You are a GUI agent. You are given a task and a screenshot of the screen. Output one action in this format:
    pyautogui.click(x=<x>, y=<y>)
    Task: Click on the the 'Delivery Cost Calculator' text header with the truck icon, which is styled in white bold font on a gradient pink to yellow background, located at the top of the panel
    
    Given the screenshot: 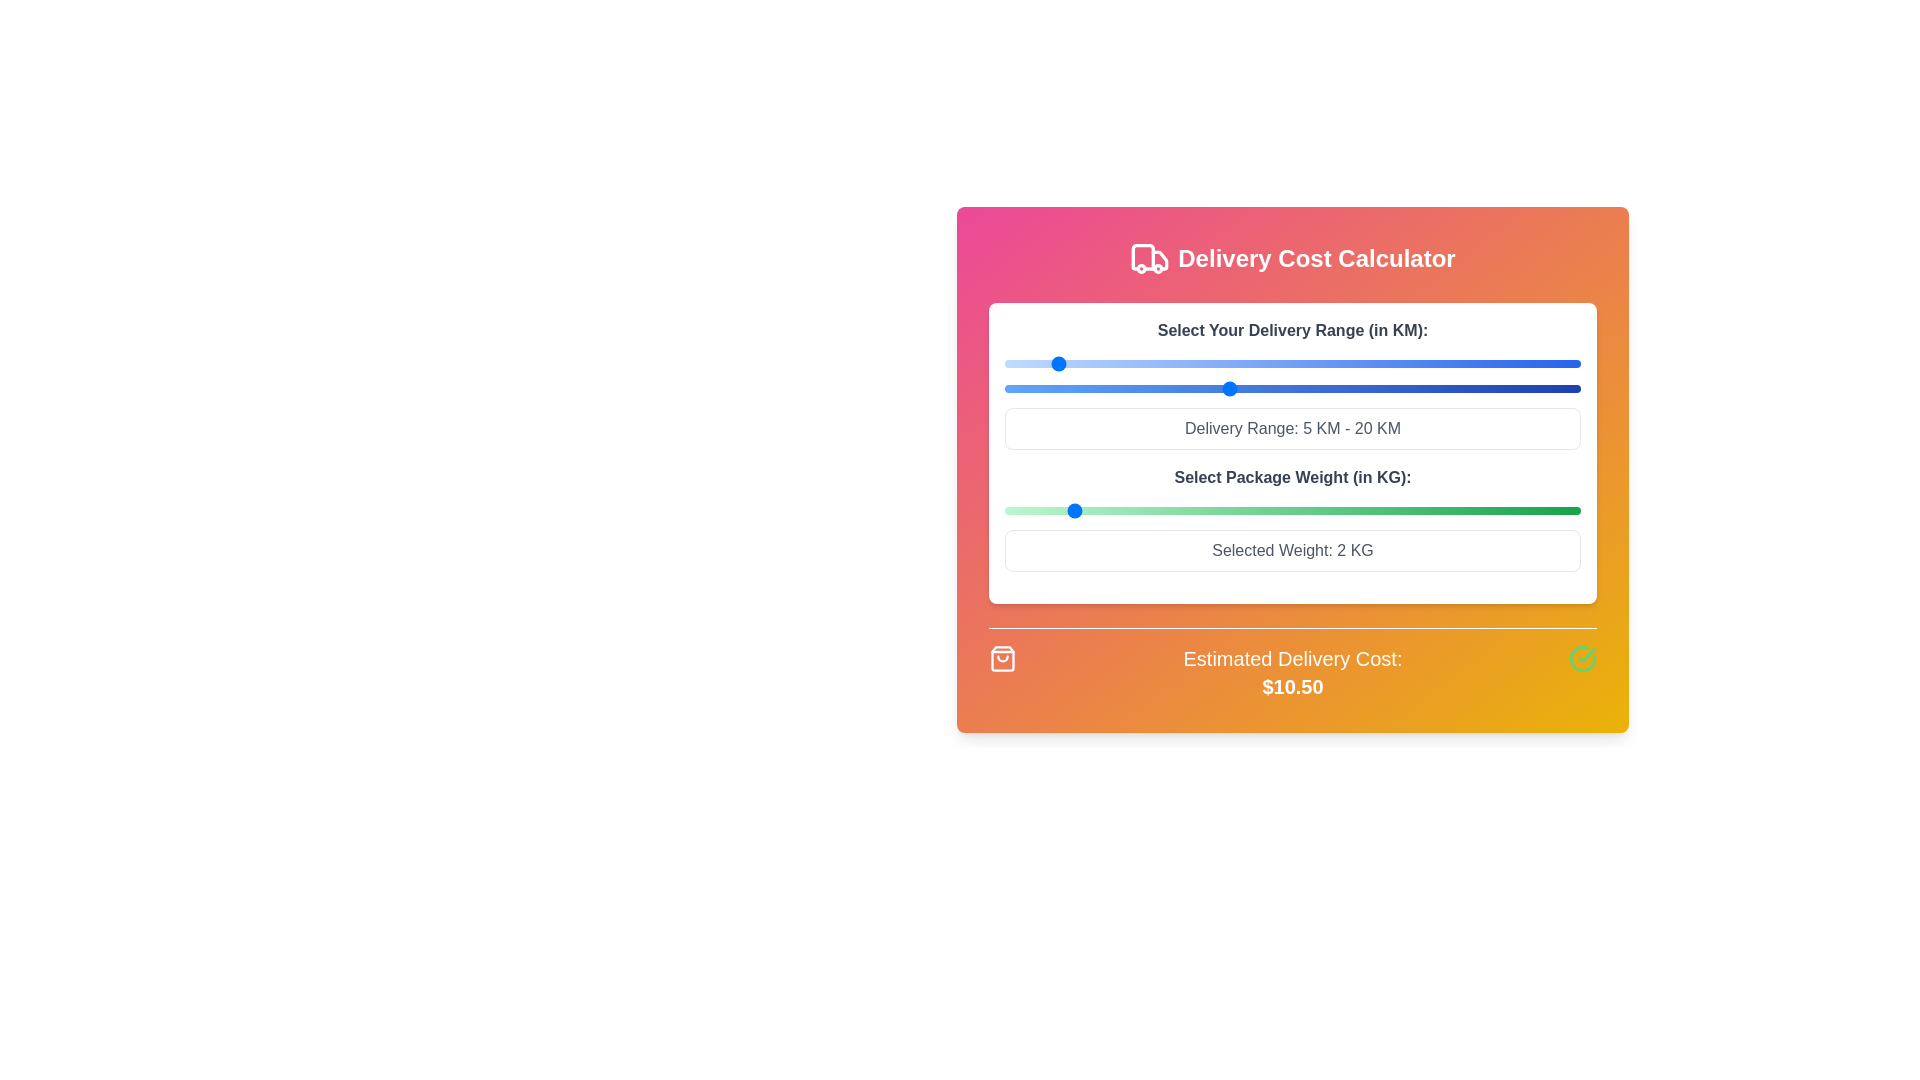 What is the action you would take?
    pyautogui.click(x=1292, y=257)
    